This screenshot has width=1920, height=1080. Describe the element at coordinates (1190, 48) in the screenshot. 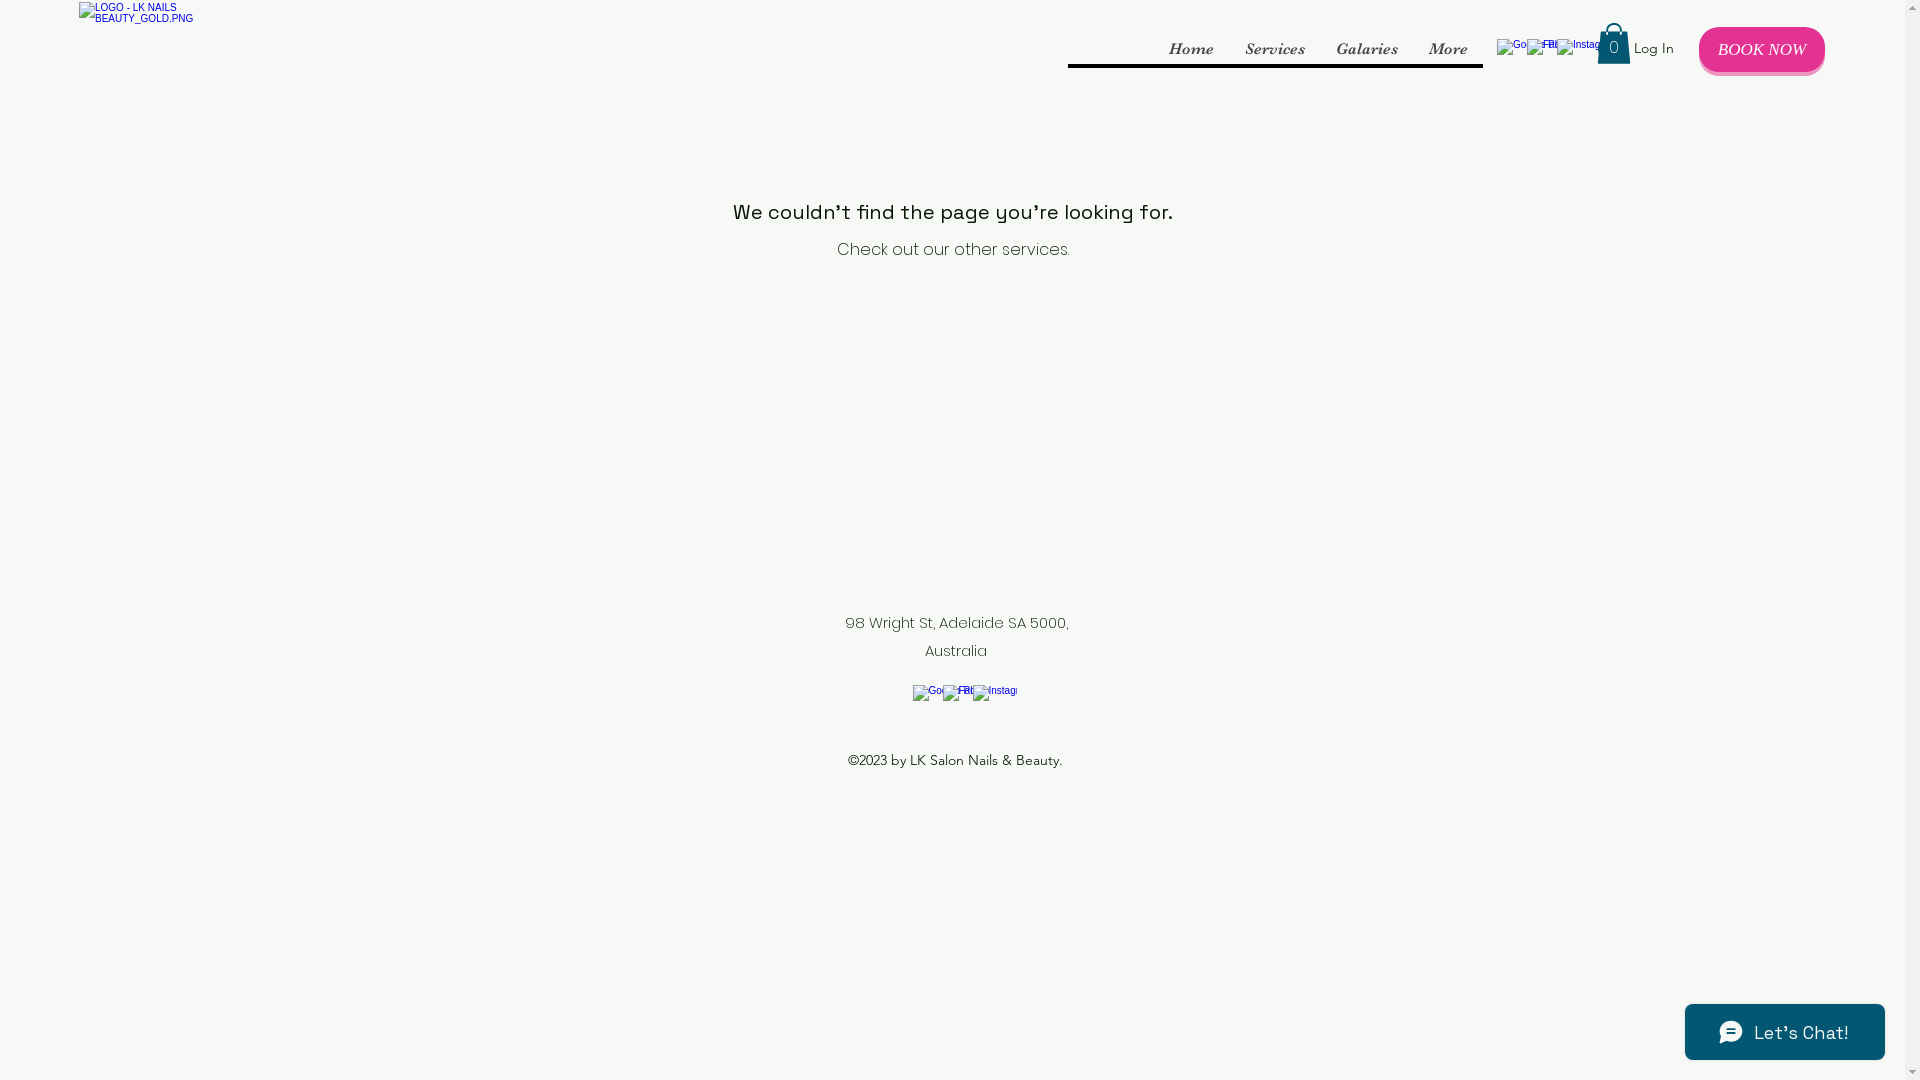

I see `'Home'` at that location.